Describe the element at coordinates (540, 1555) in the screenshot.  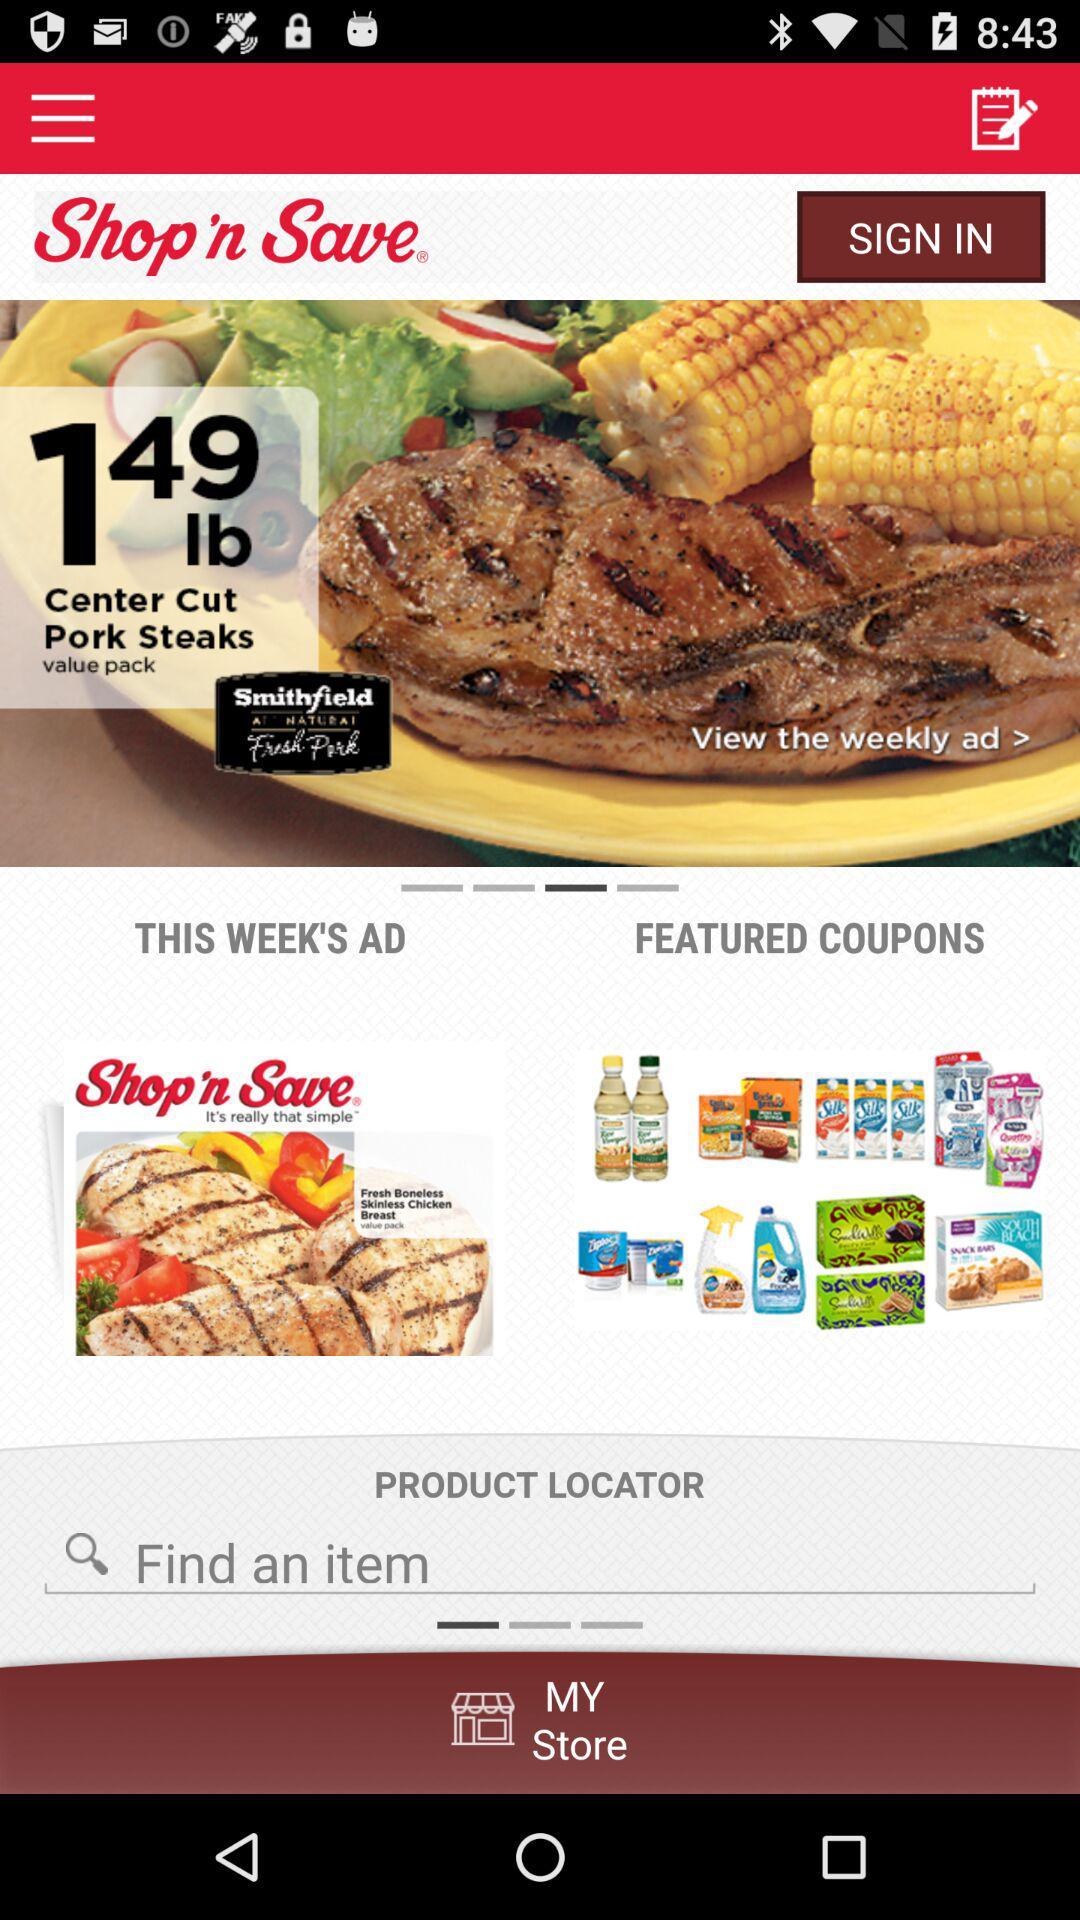
I see `find image and shop save` at that location.